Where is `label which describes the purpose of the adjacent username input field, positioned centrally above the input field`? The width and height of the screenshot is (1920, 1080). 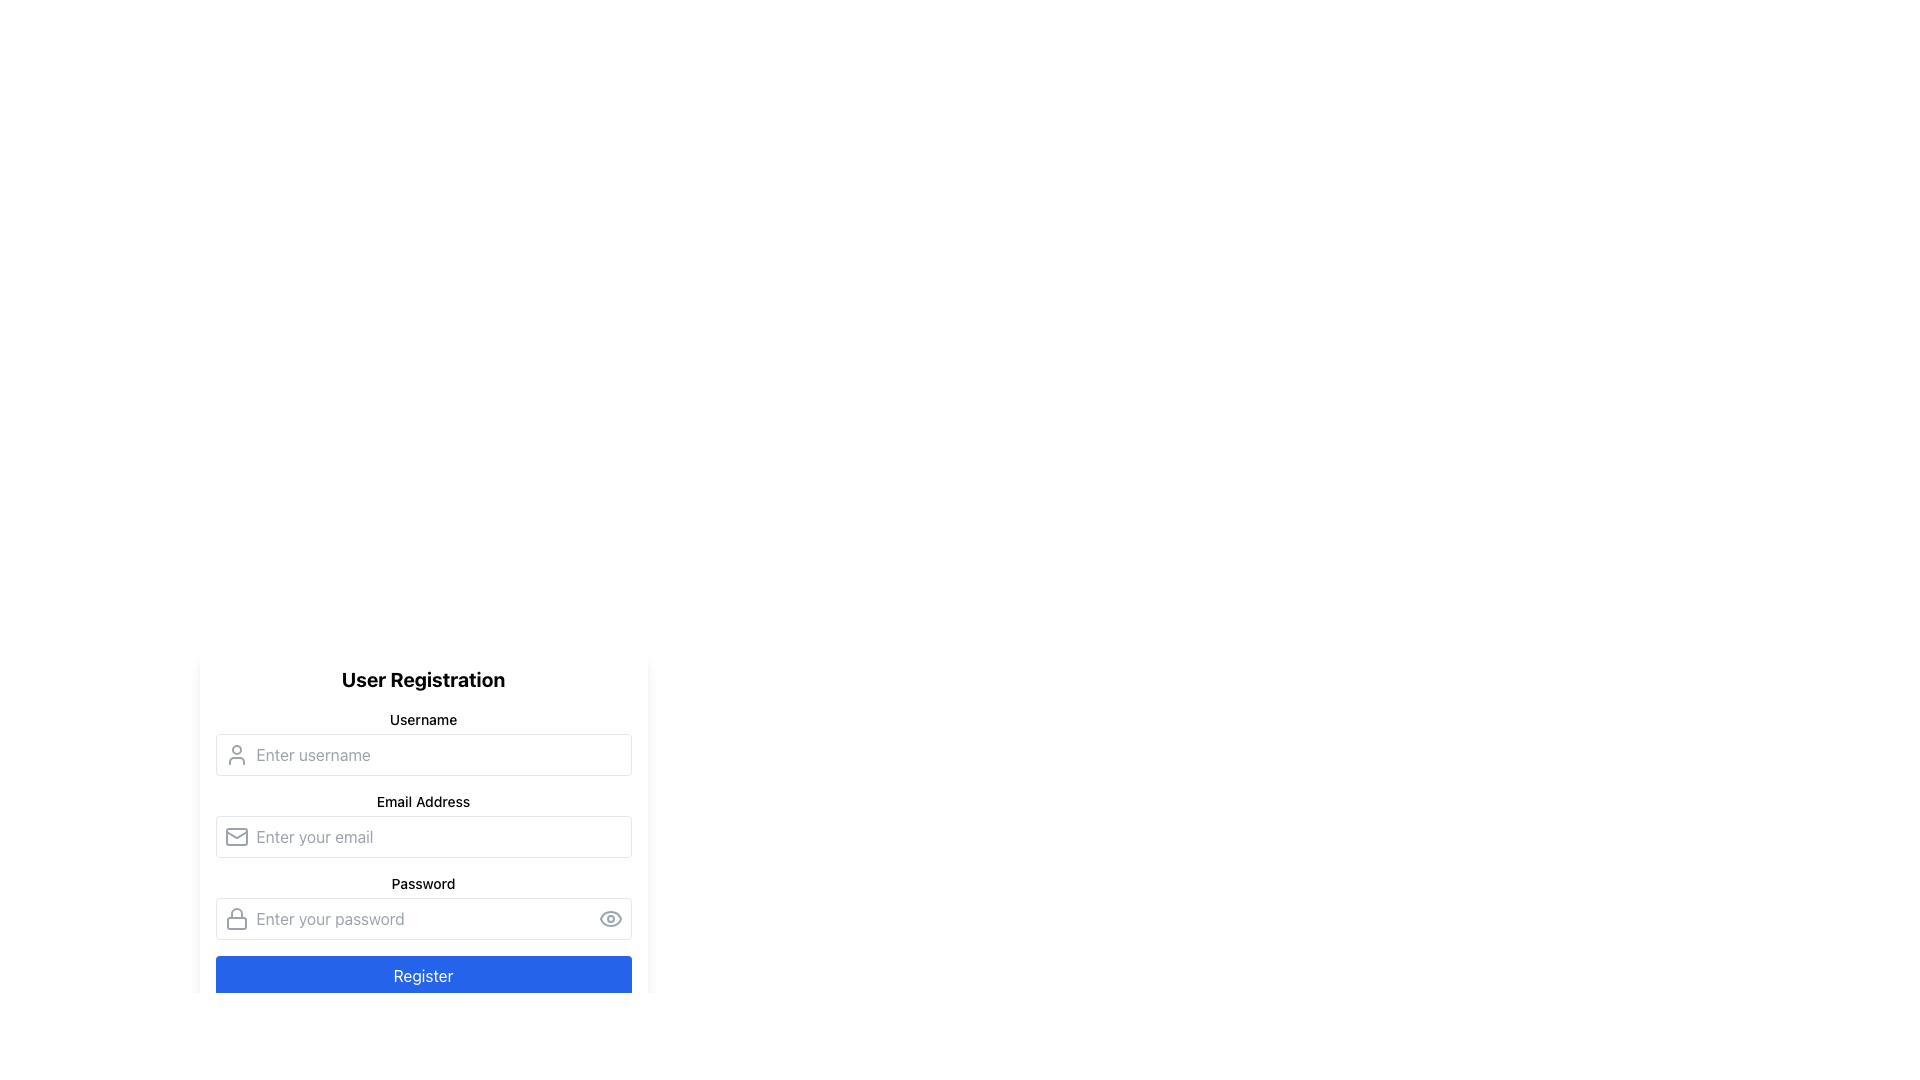 label which describes the purpose of the adjacent username input field, positioned centrally above the input field is located at coordinates (422, 720).